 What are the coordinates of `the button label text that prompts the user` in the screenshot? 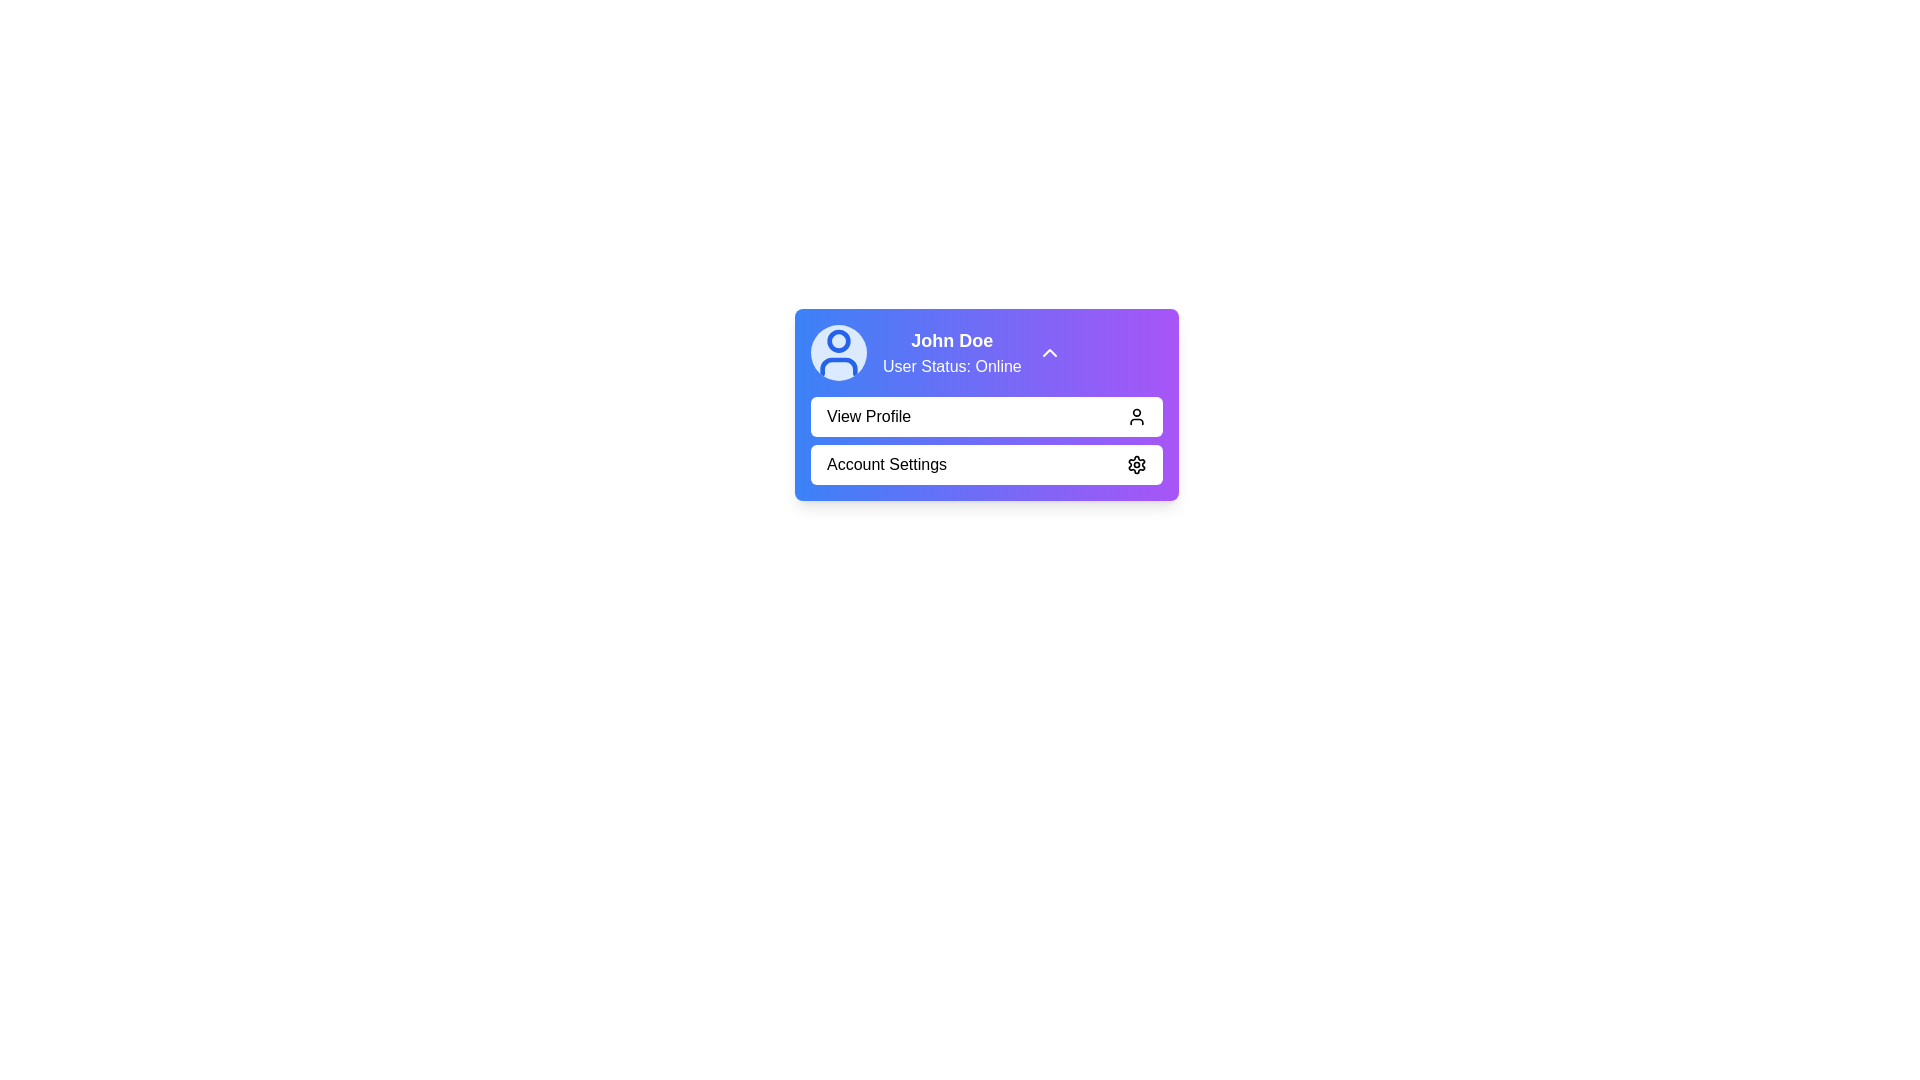 It's located at (869, 415).